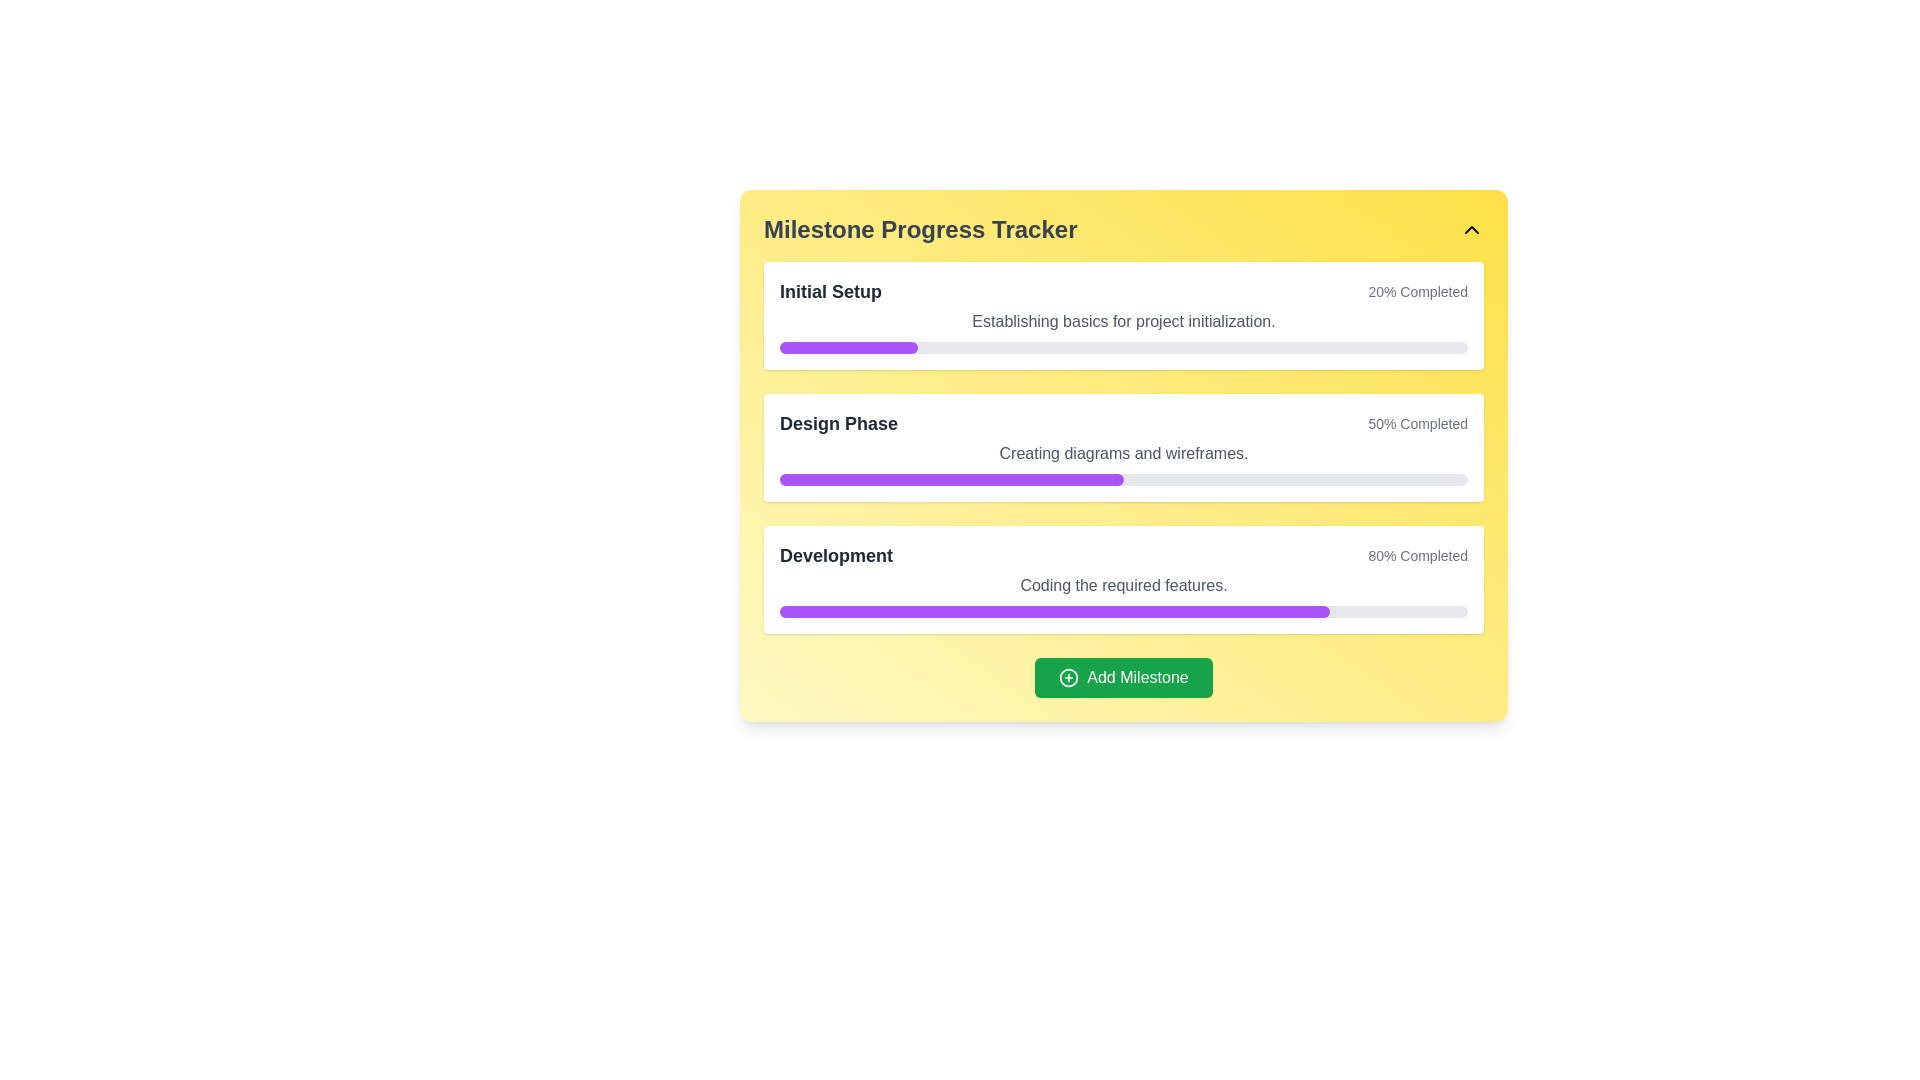 This screenshot has height=1080, width=1920. Describe the element at coordinates (1123, 479) in the screenshot. I see `the progress visually by focusing on the horizontal progress bar located at the lower portion of the 'Design Phase' card, which indicates completion with a filled purple portion` at that location.